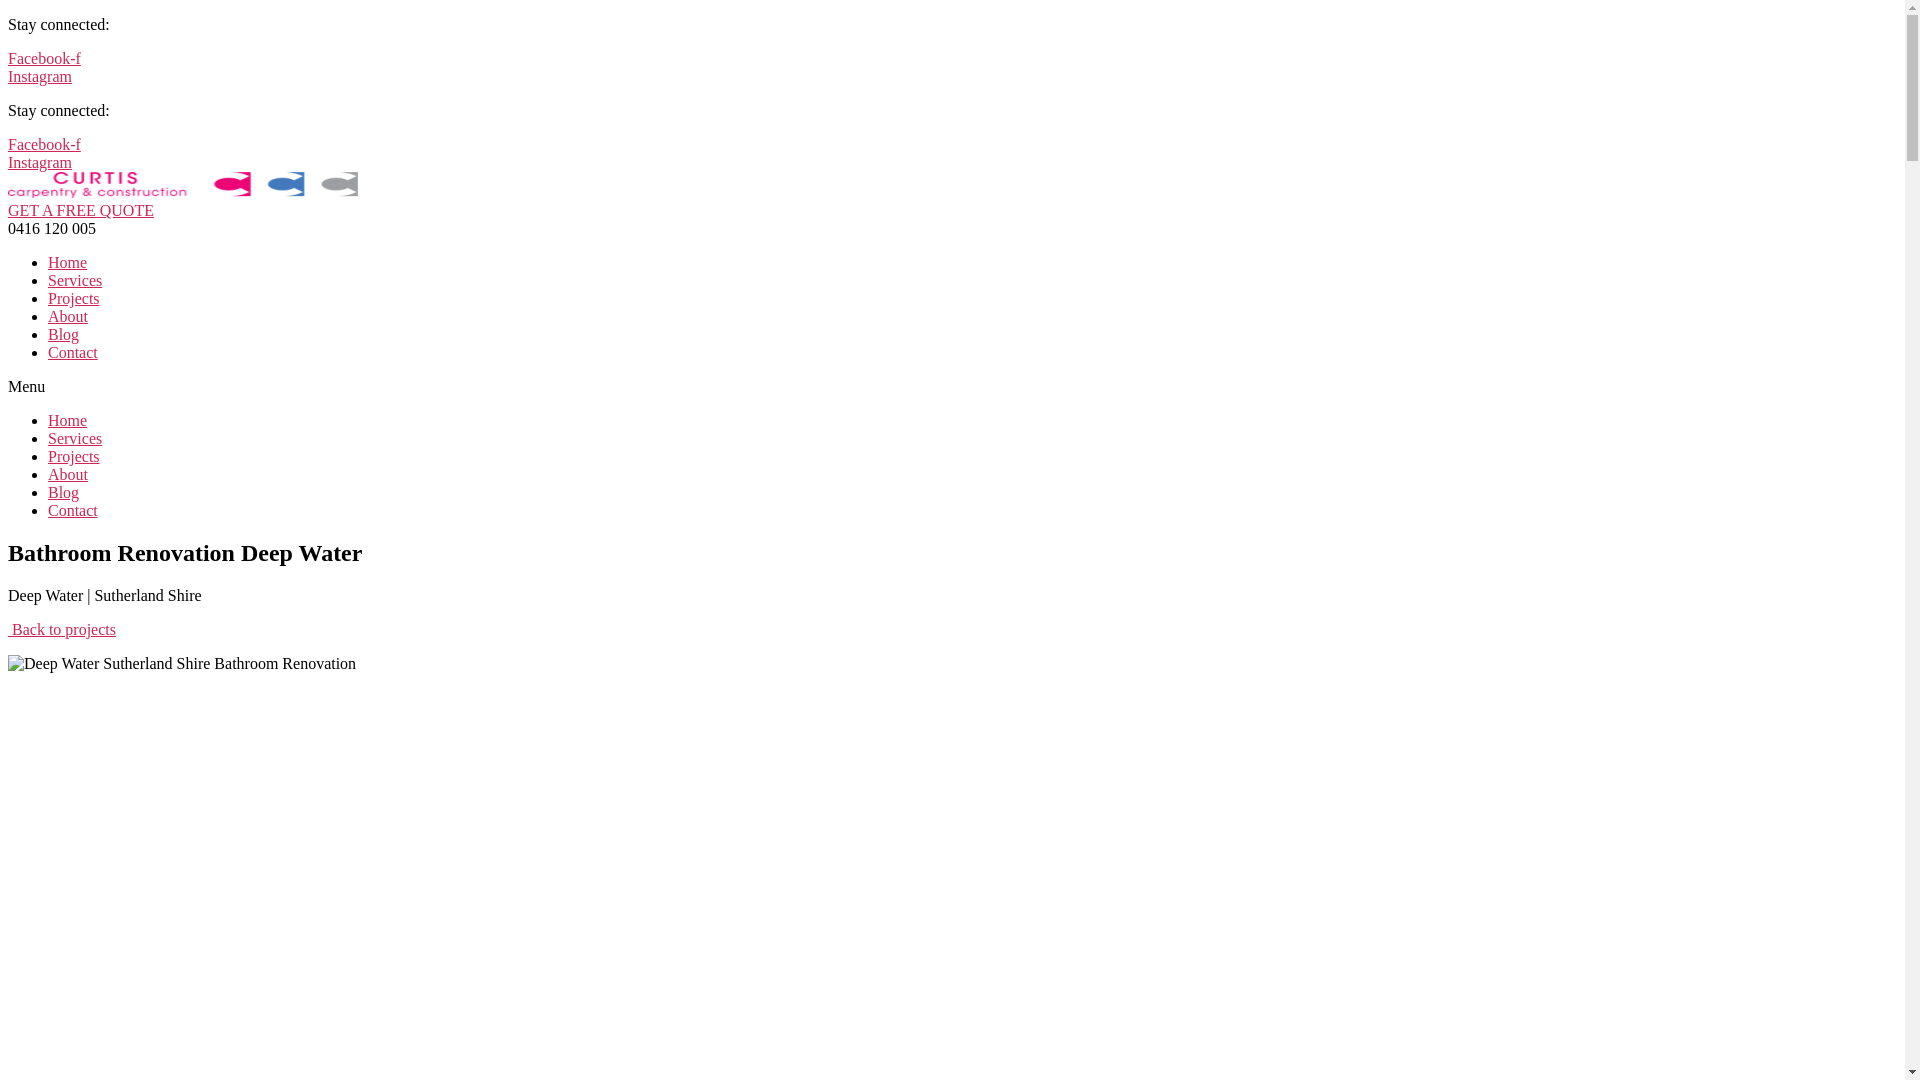 The image size is (1920, 1080). I want to click on 'Facebook-f', so click(44, 143).